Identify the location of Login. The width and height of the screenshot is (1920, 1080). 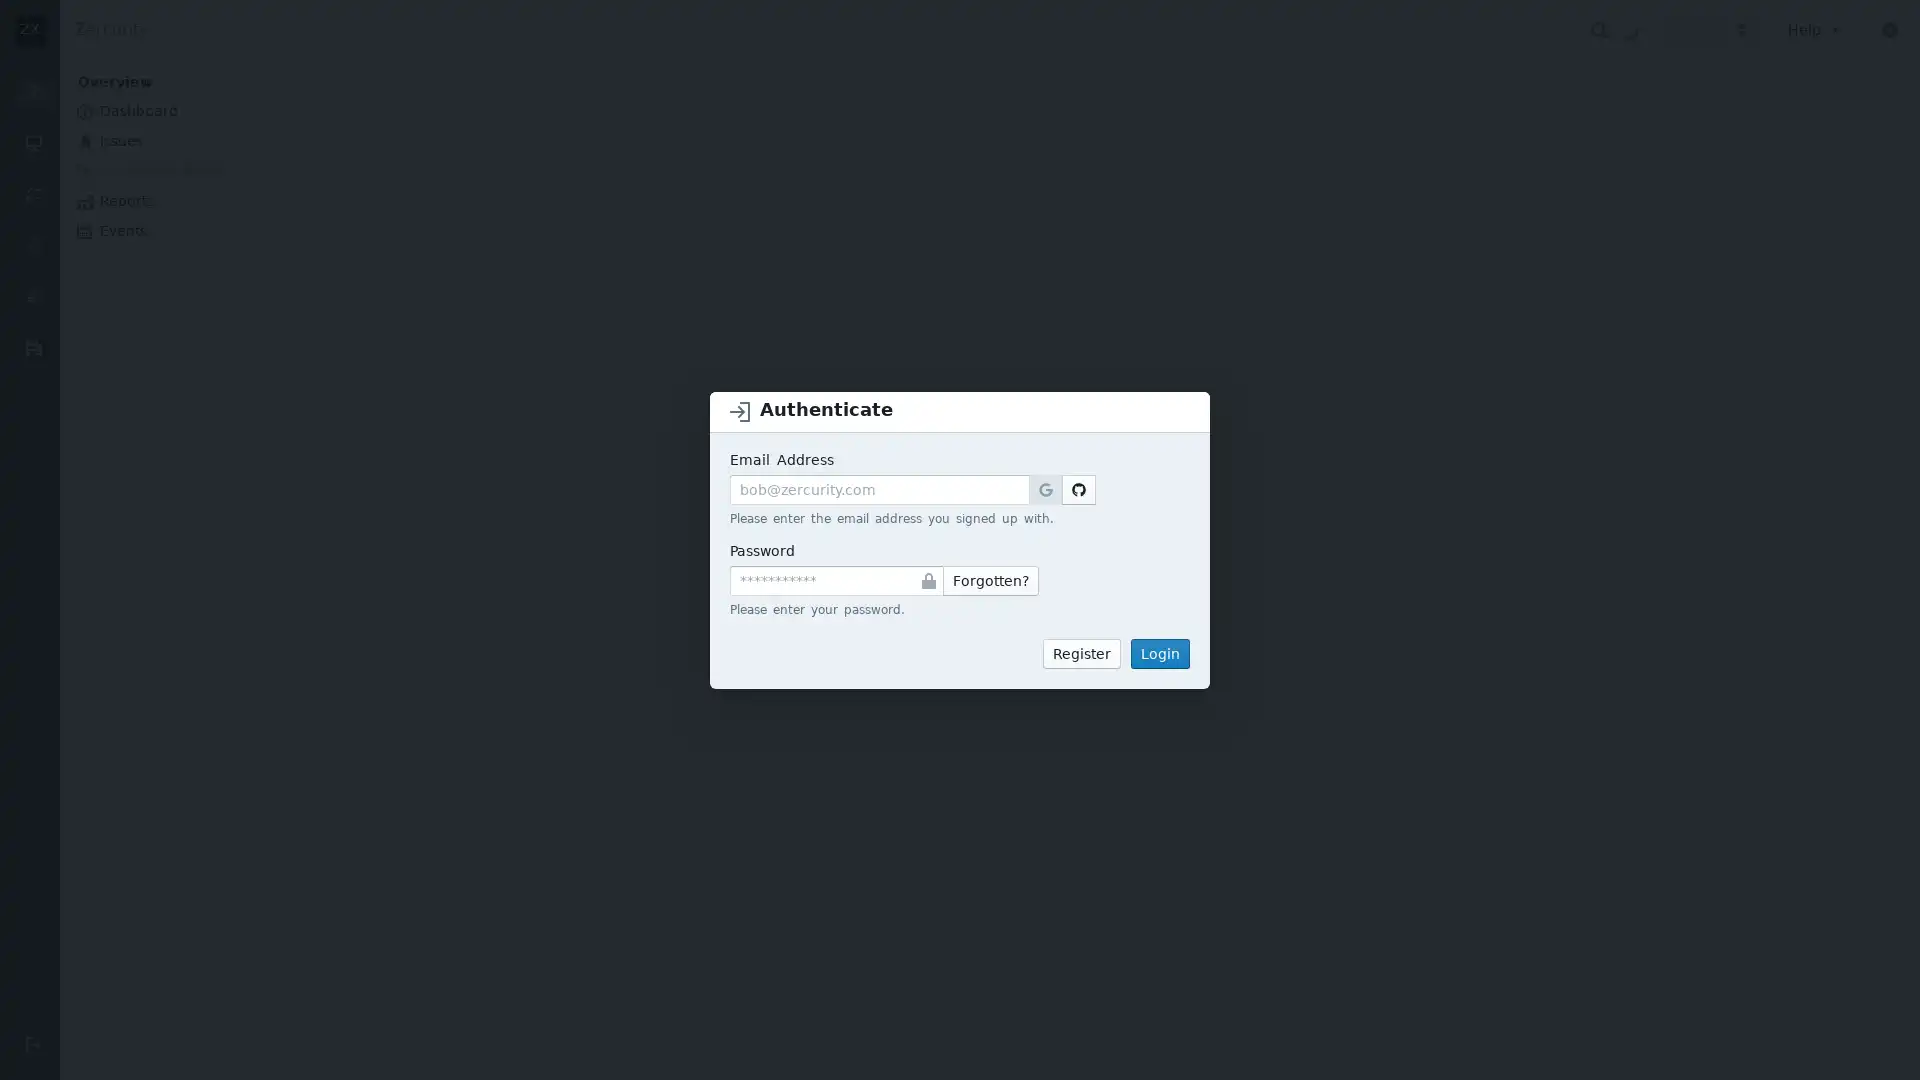
(1160, 652).